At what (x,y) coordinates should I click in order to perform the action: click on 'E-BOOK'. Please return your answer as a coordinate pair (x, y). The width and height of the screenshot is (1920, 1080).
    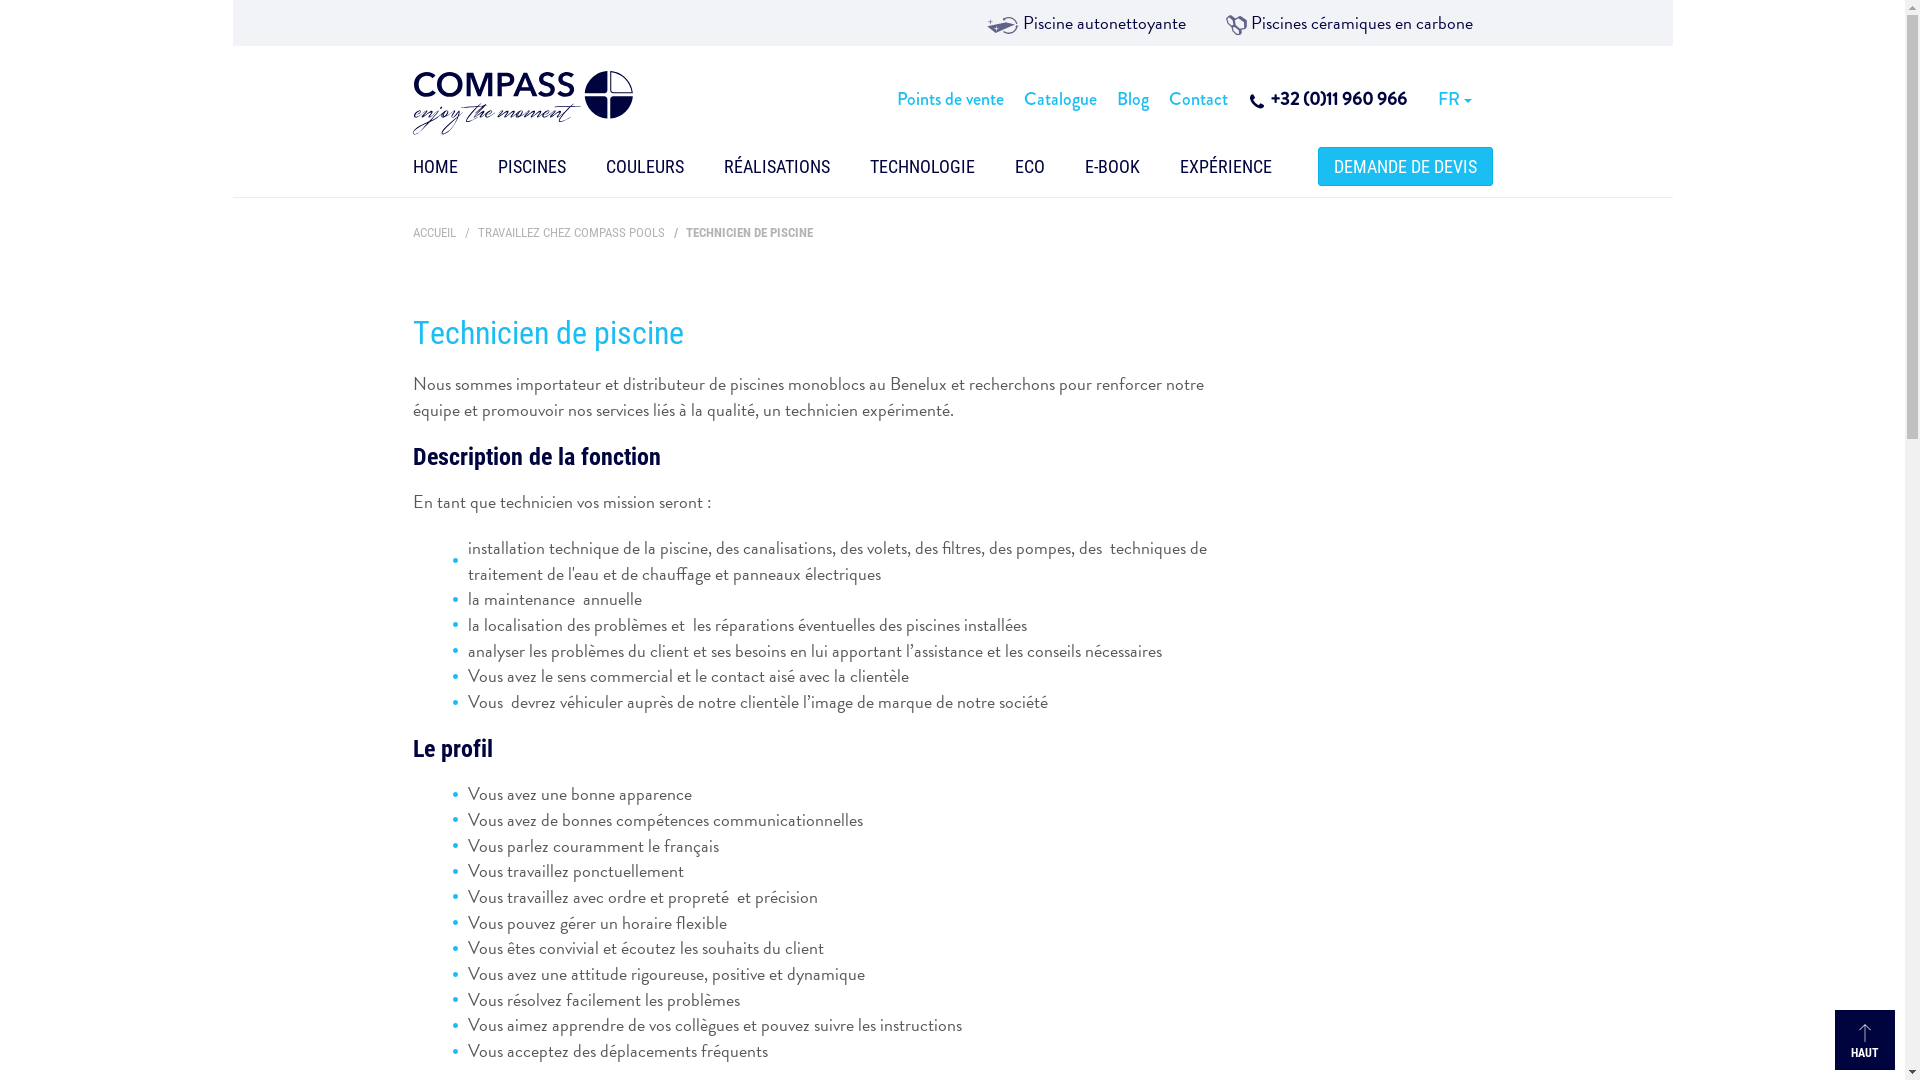
    Looking at the image, I should click on (1110, 170).